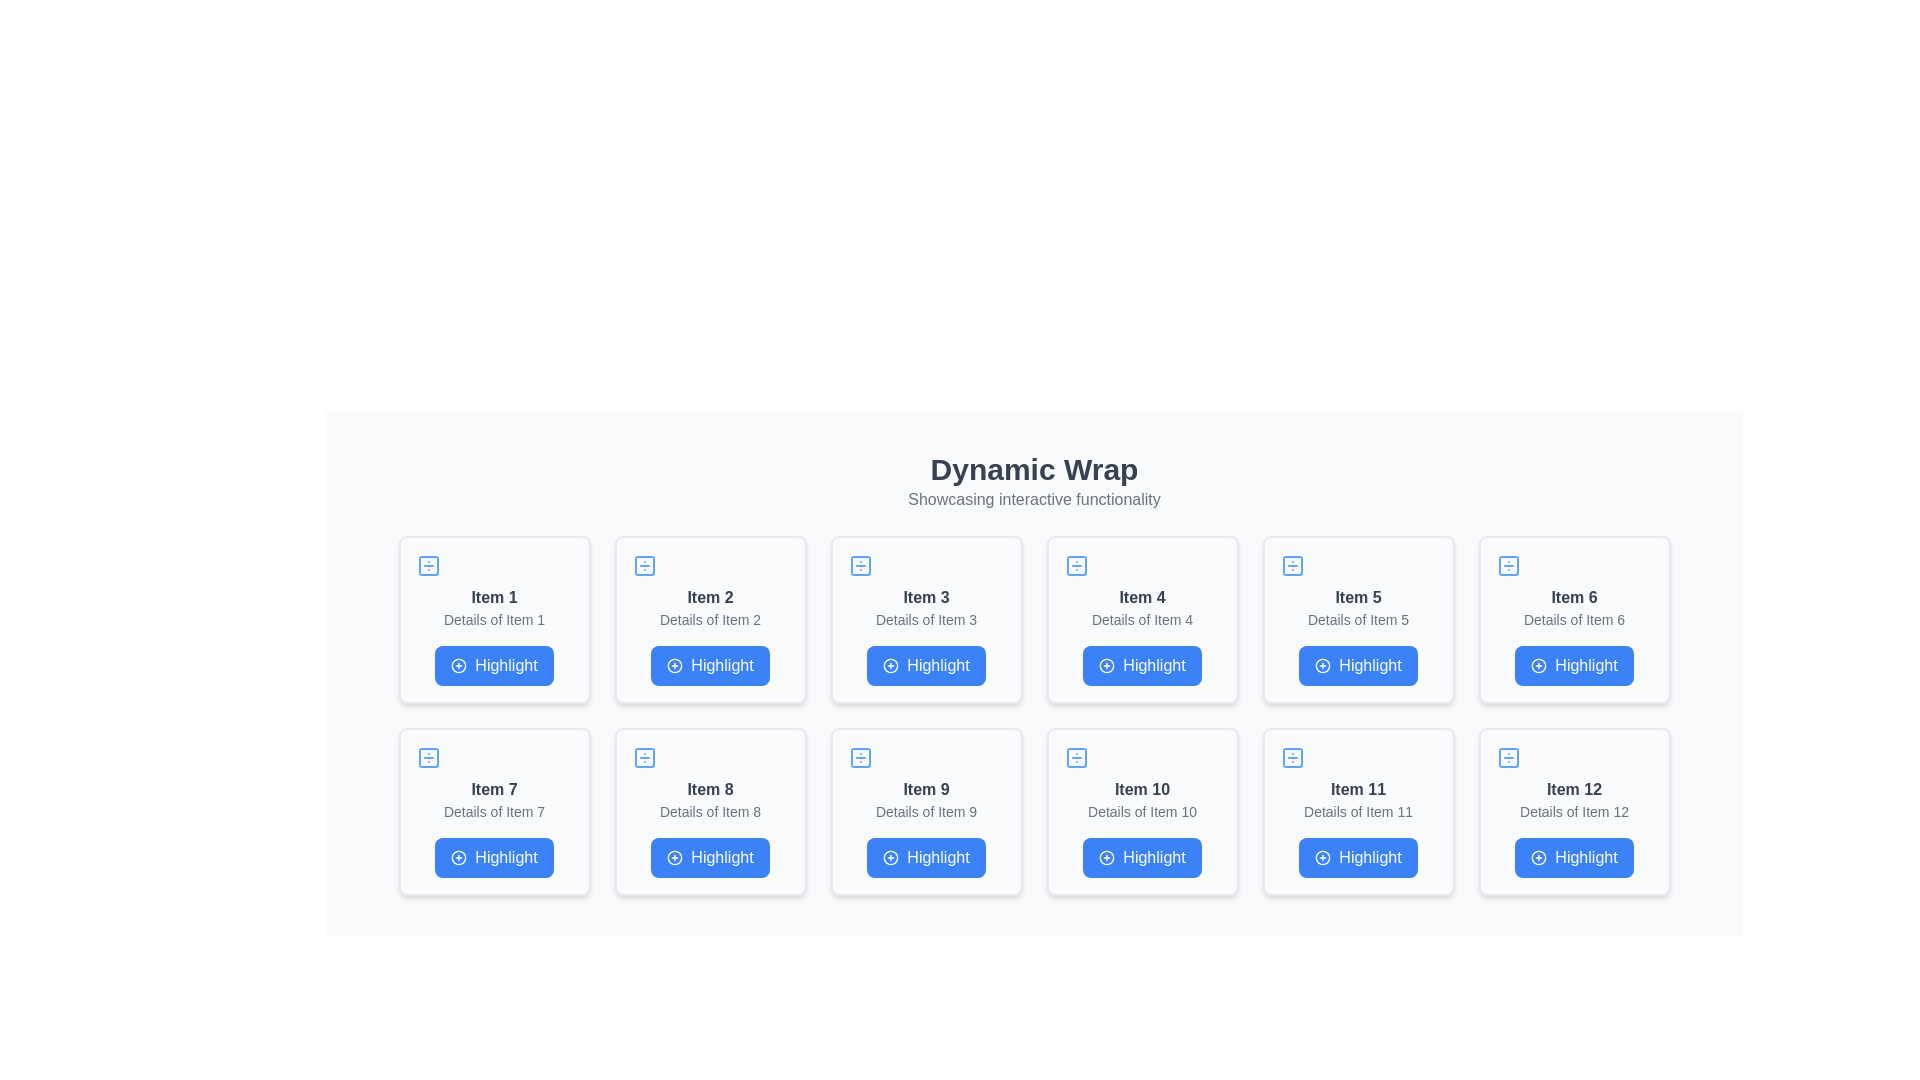 Image resolution: width=1920 pixels, height=1080 pixels. What do you see at coordinates (1538, 666) in the screenshot?
I see `the circular plus sign icon embedded within the 'Highlight' button in the UI card for 'Item 6', which is located in the second row, third column of the grid layout` at bounding box center [1538, 666].